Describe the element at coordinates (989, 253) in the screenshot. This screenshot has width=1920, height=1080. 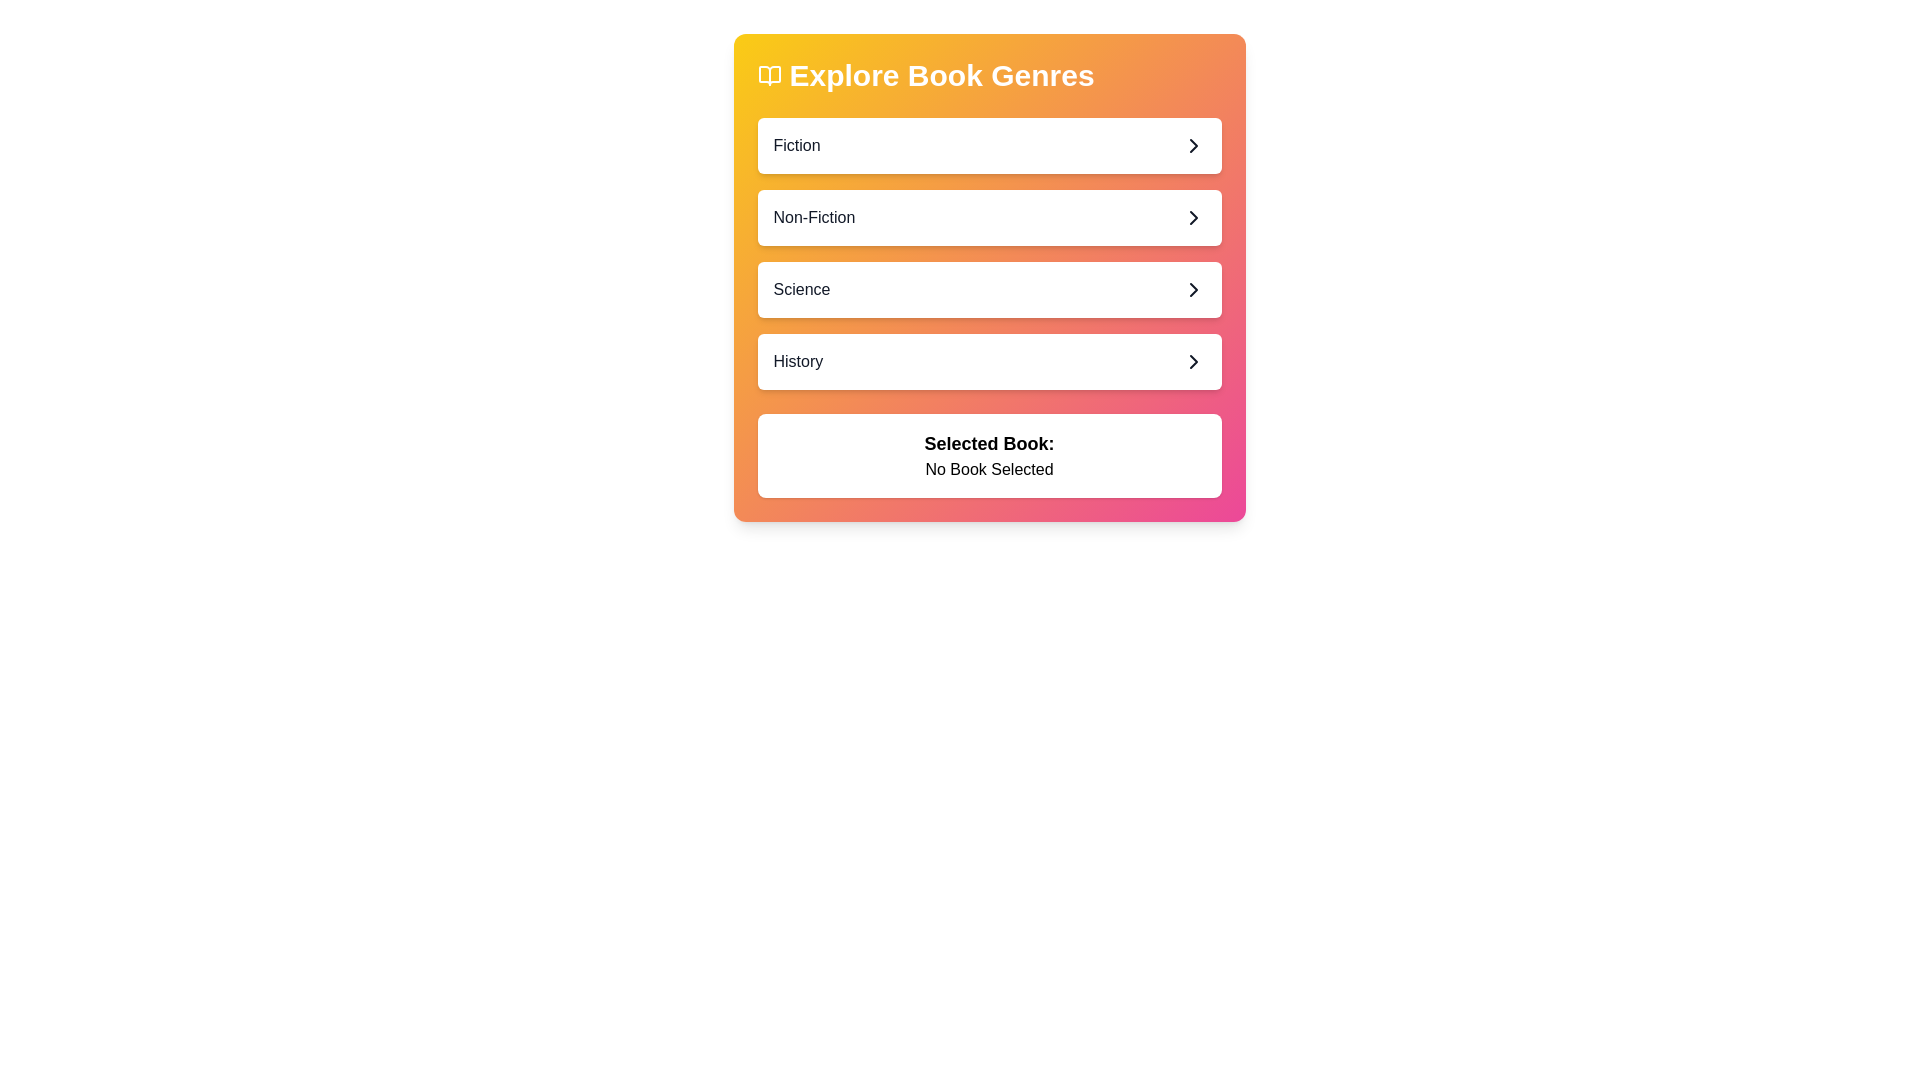
I see `the 'Non-Fiction' button located in the 'Explore Book Genres' section` at that location.